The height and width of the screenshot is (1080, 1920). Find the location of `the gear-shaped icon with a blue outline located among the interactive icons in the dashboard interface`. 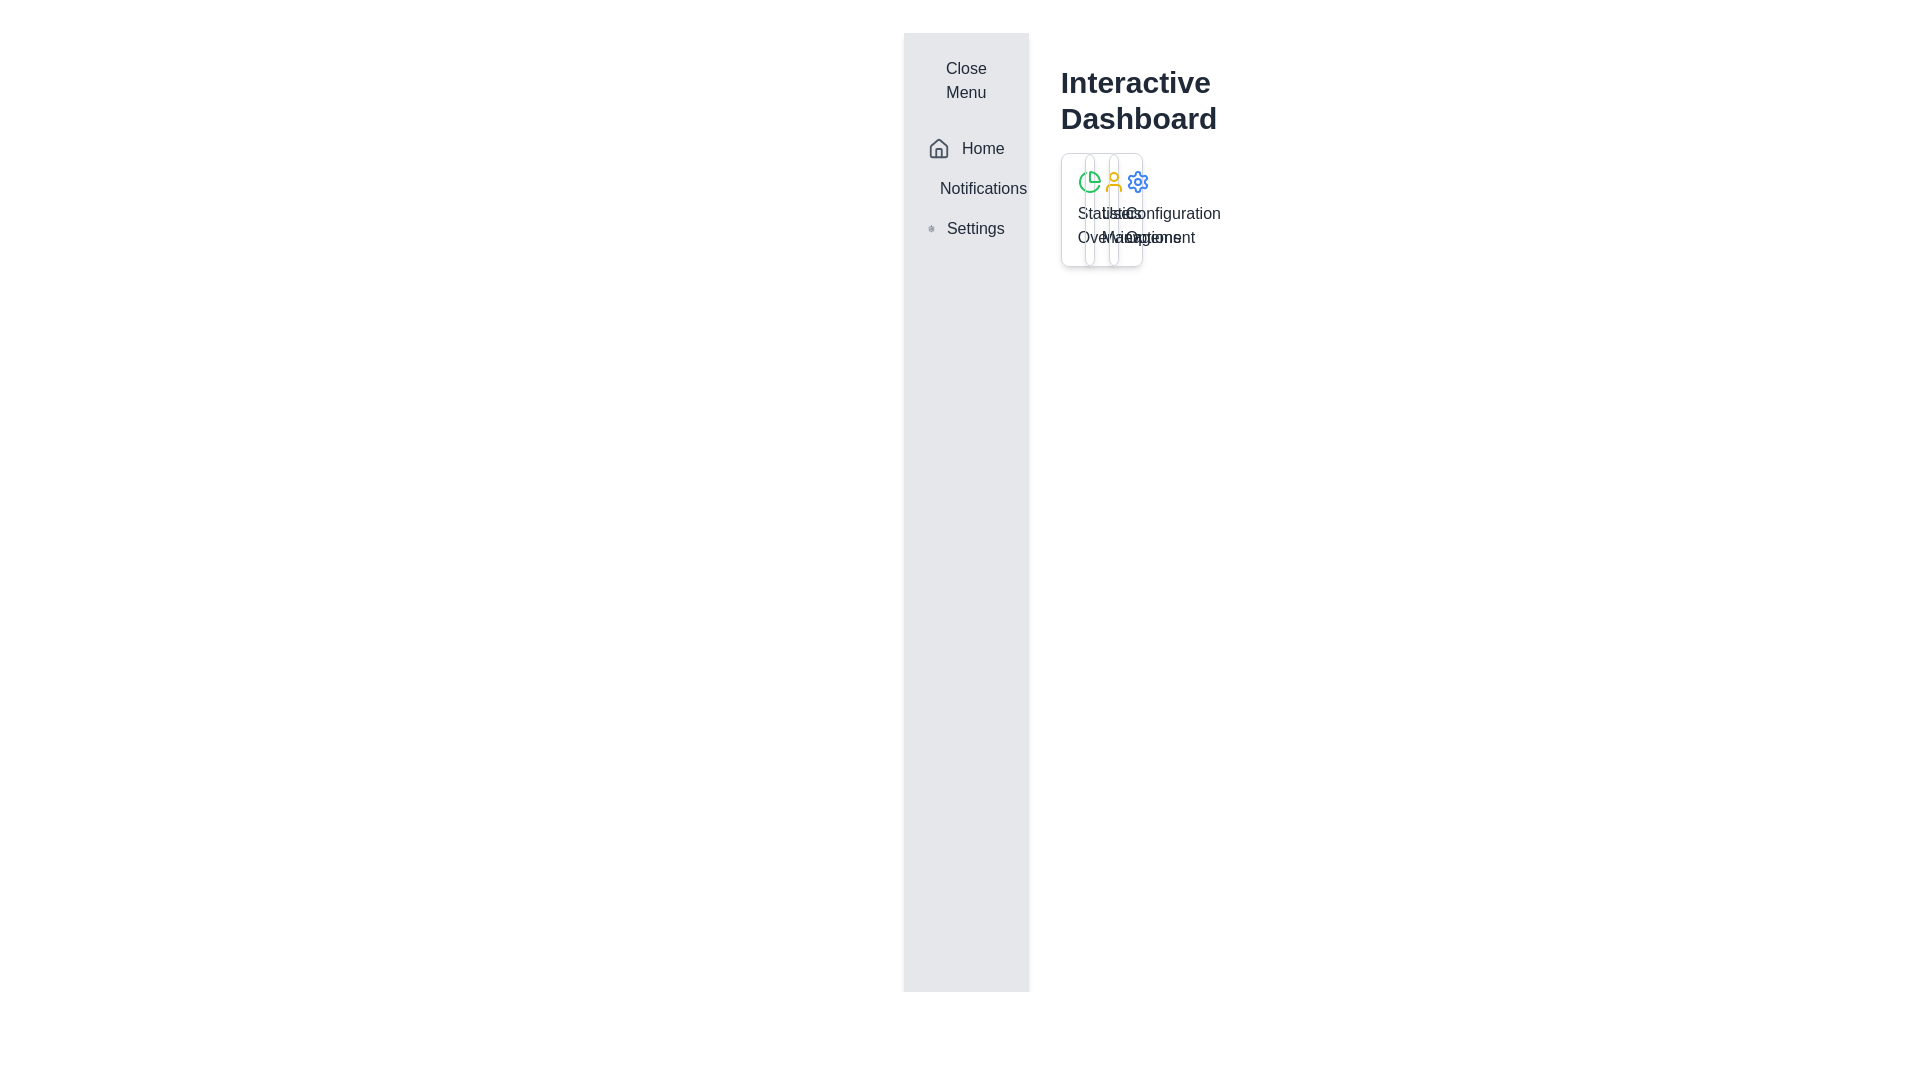

the gear-shaped icon with a blue outline located among the interactive icons in the dashboard interface is located at coordinates (1137, 181).